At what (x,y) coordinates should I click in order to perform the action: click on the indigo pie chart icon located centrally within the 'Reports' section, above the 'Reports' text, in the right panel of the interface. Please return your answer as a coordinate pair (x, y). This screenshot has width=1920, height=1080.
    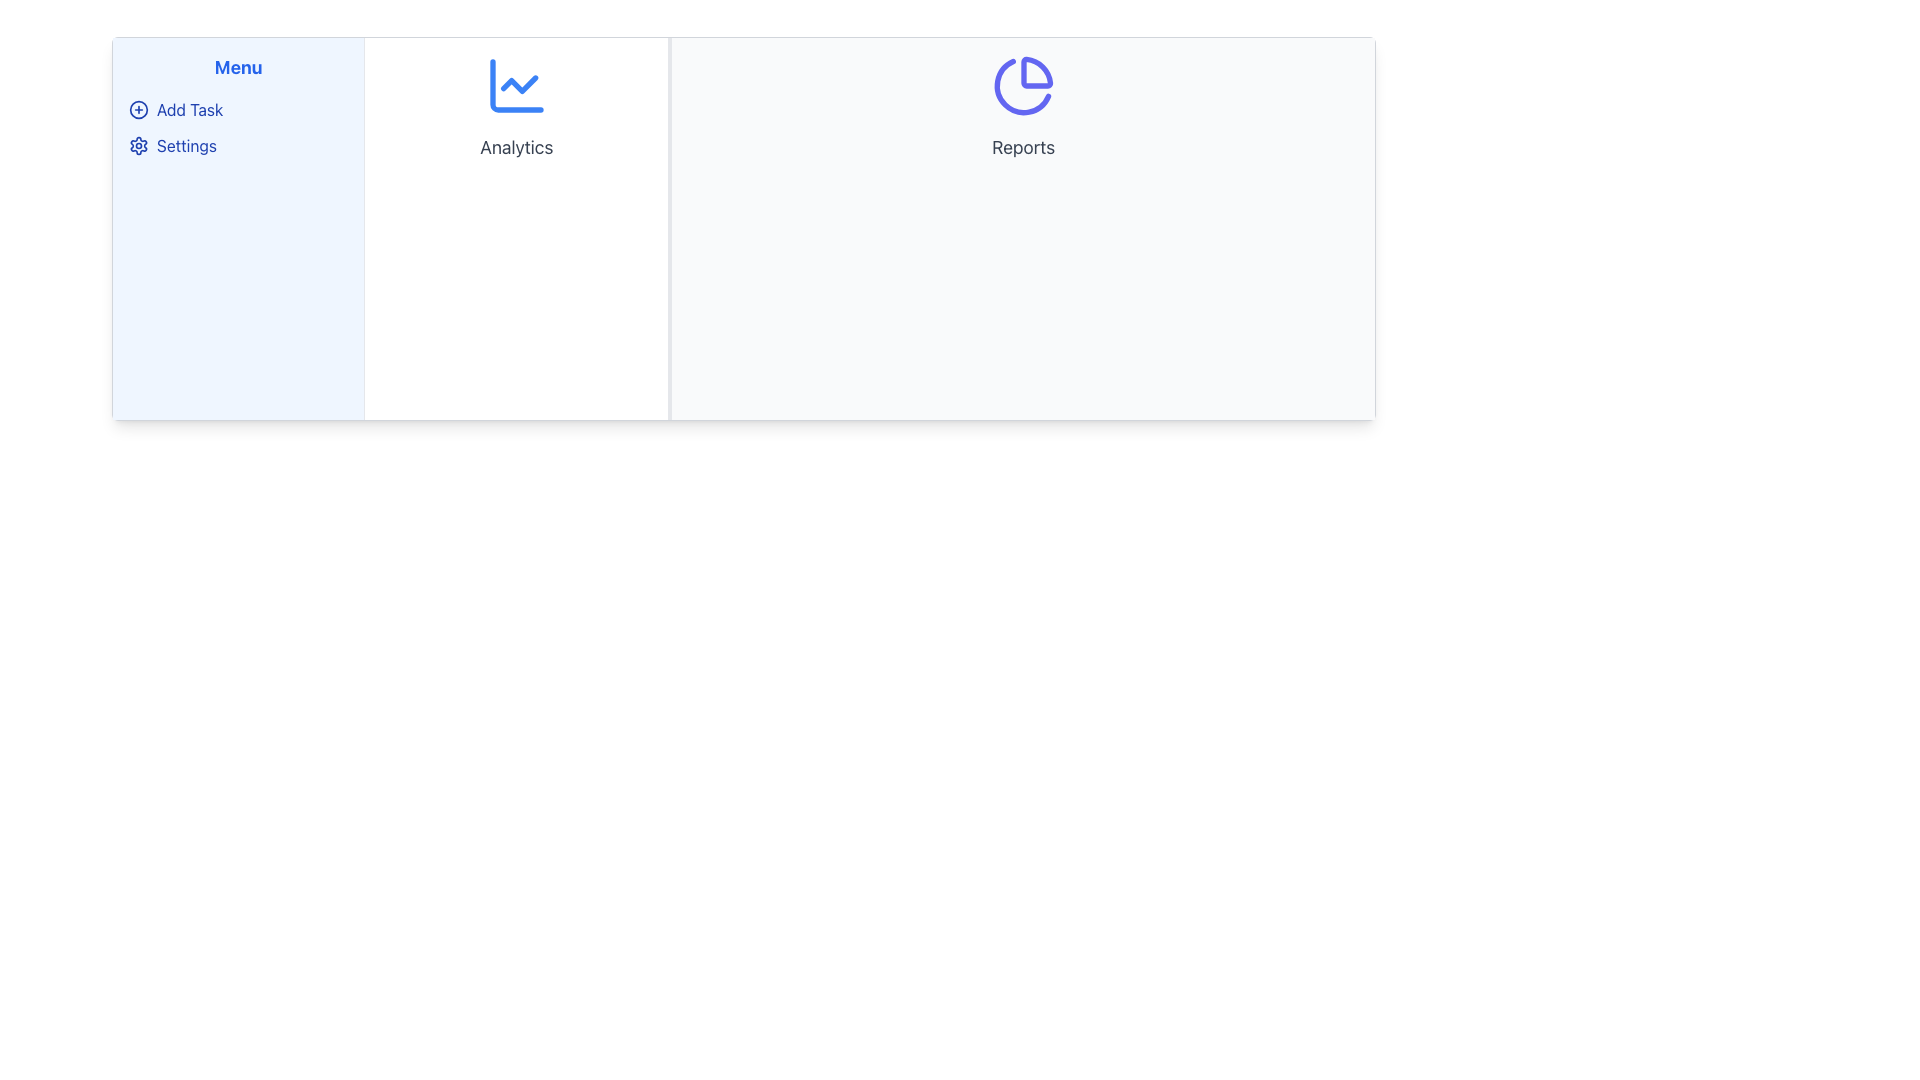
    Looking at the image, I should click on (1023, 84).